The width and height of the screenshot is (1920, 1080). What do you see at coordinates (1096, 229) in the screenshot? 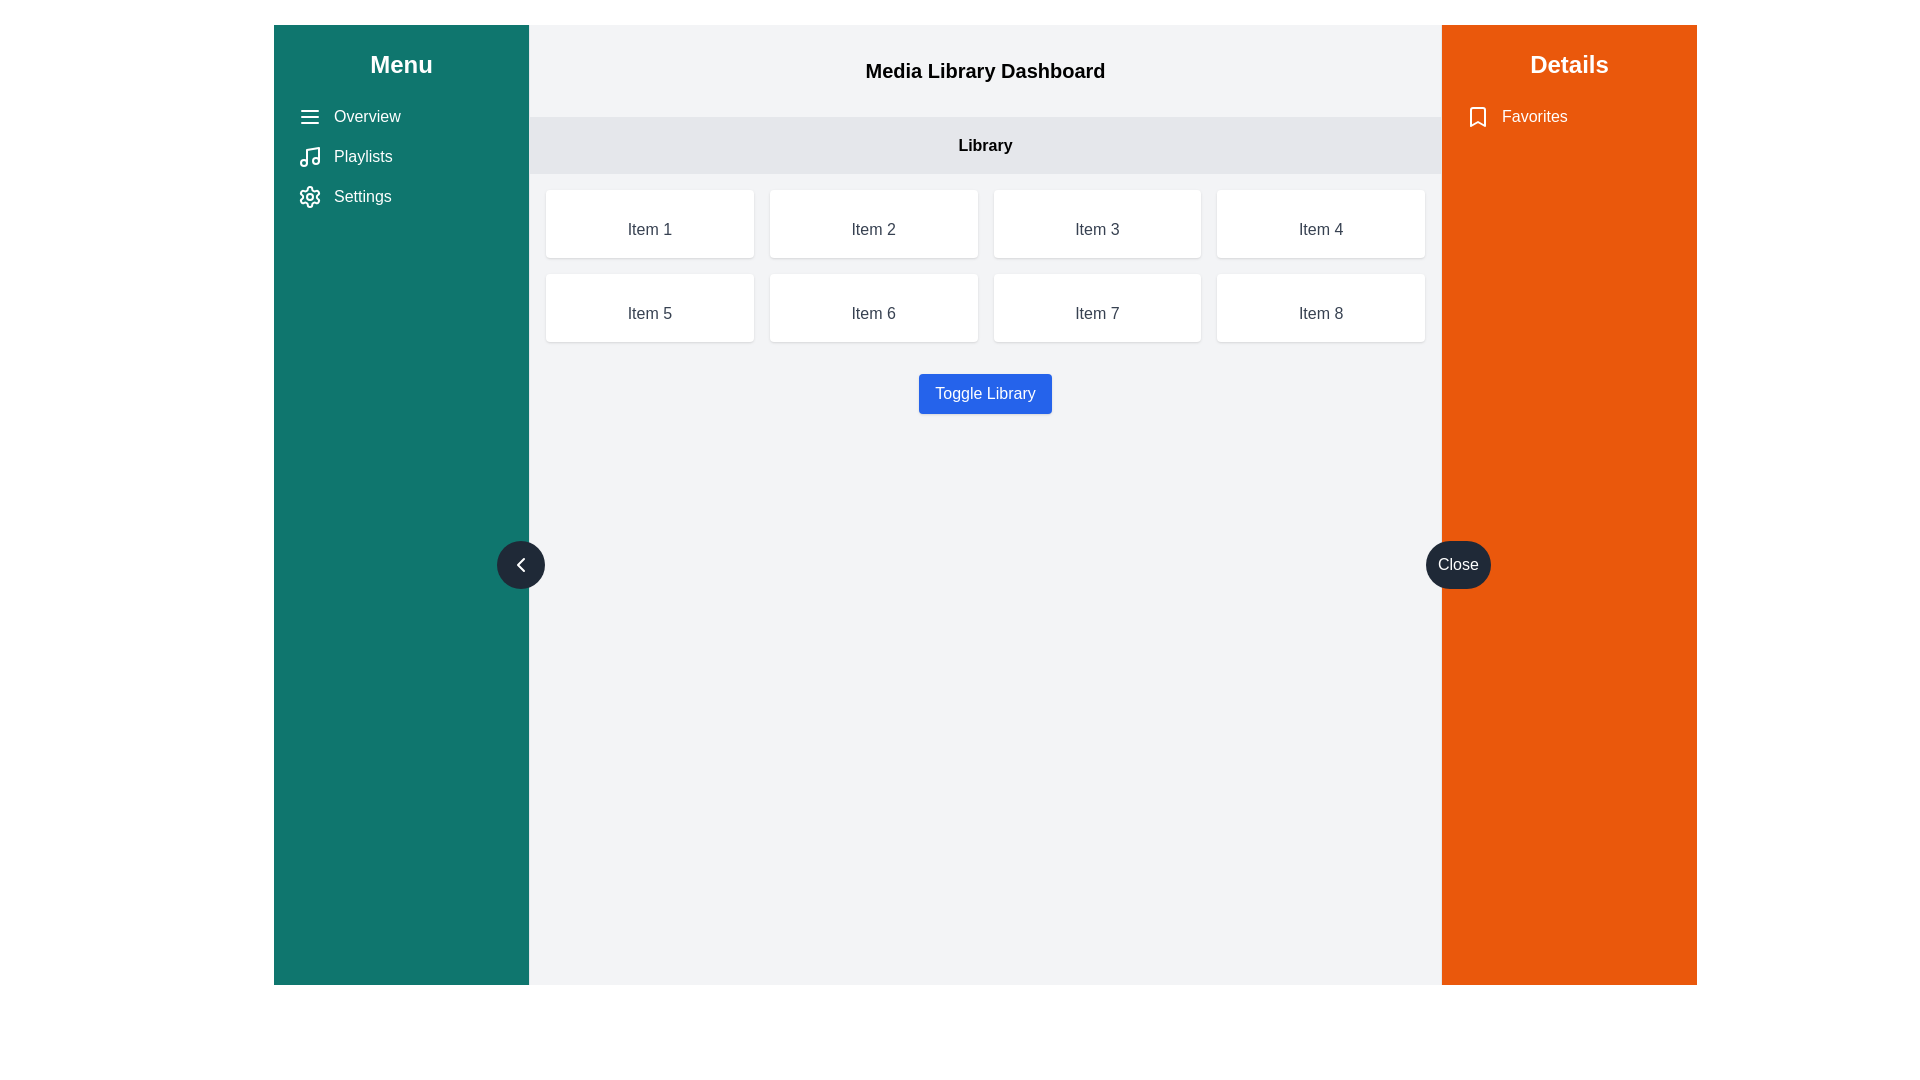
I see `text label element displaying 'Item 3' in the grid layout under the 'Library' section` at bounding box center [1096, 229].